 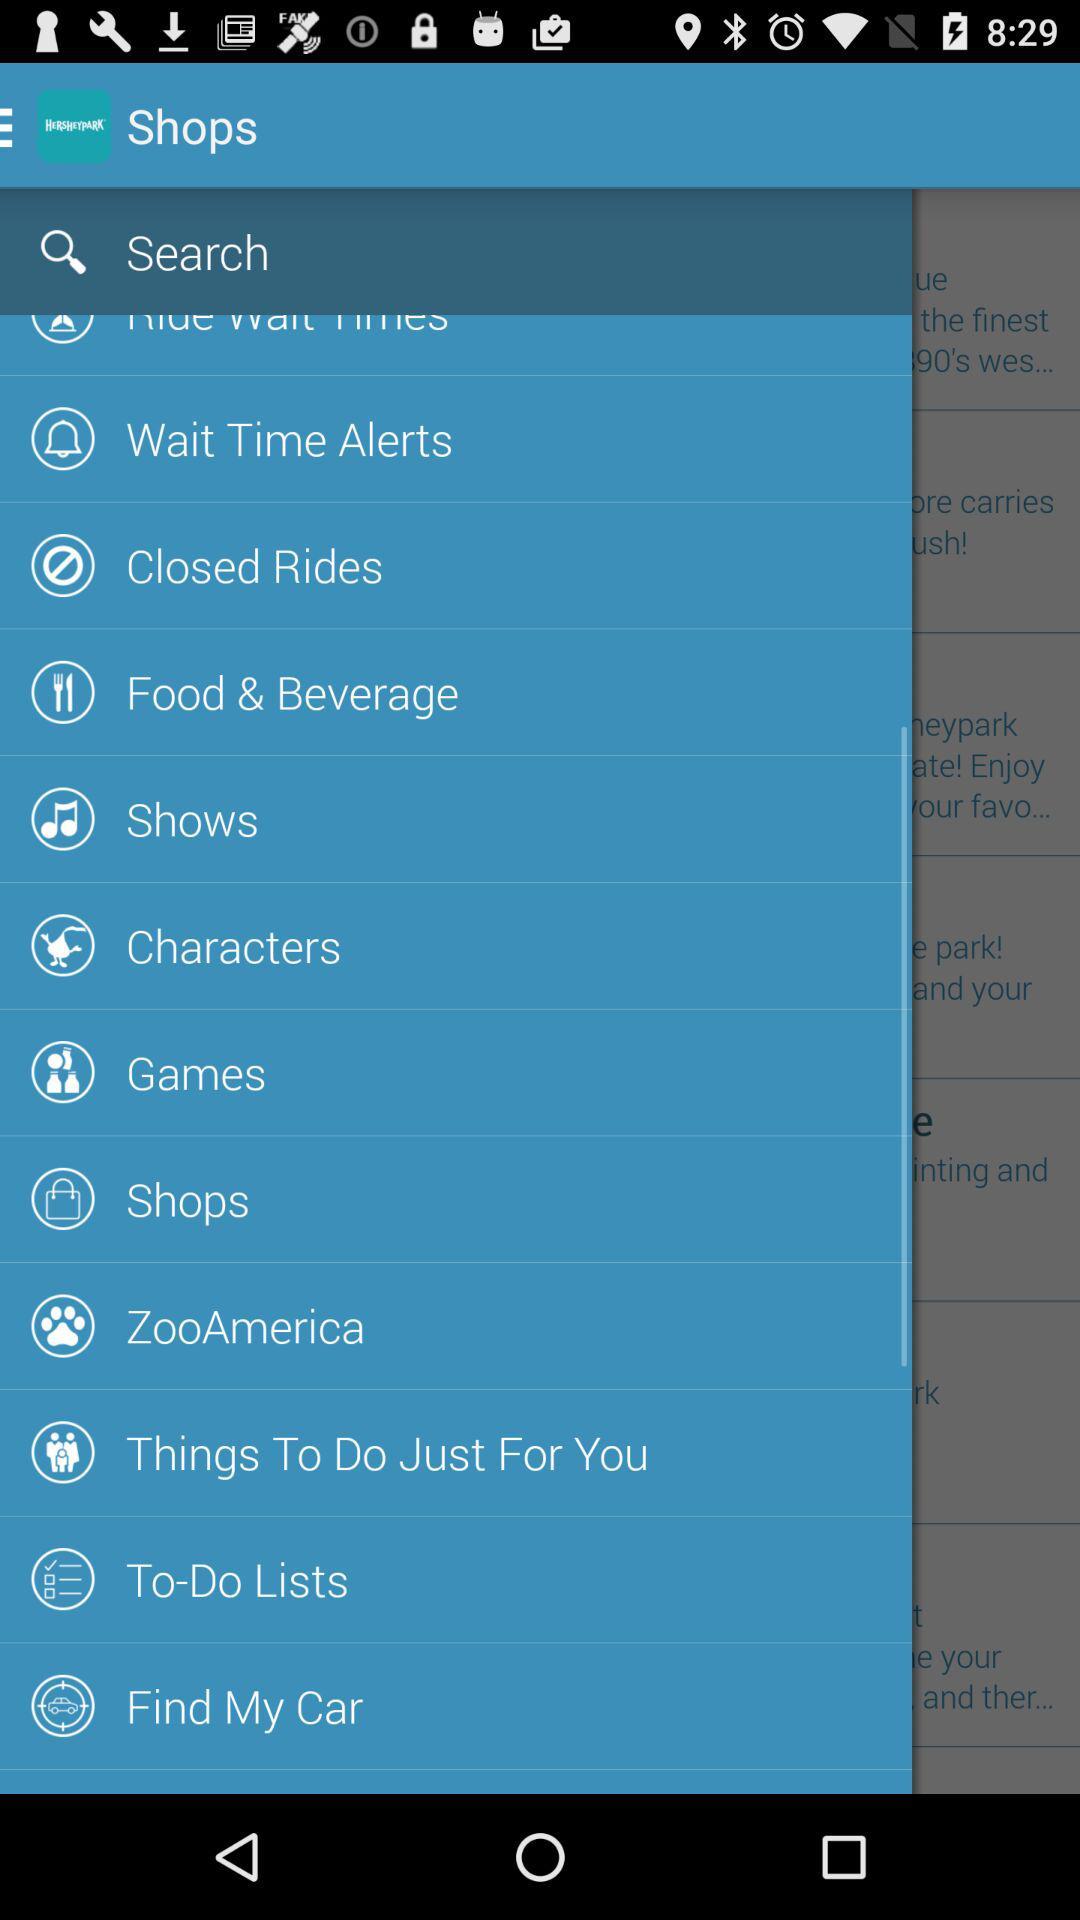 What do you see at coordinates (62, 329) in the screenshot?
I see `the first icon below search icon` at bounding box center [62, 329].